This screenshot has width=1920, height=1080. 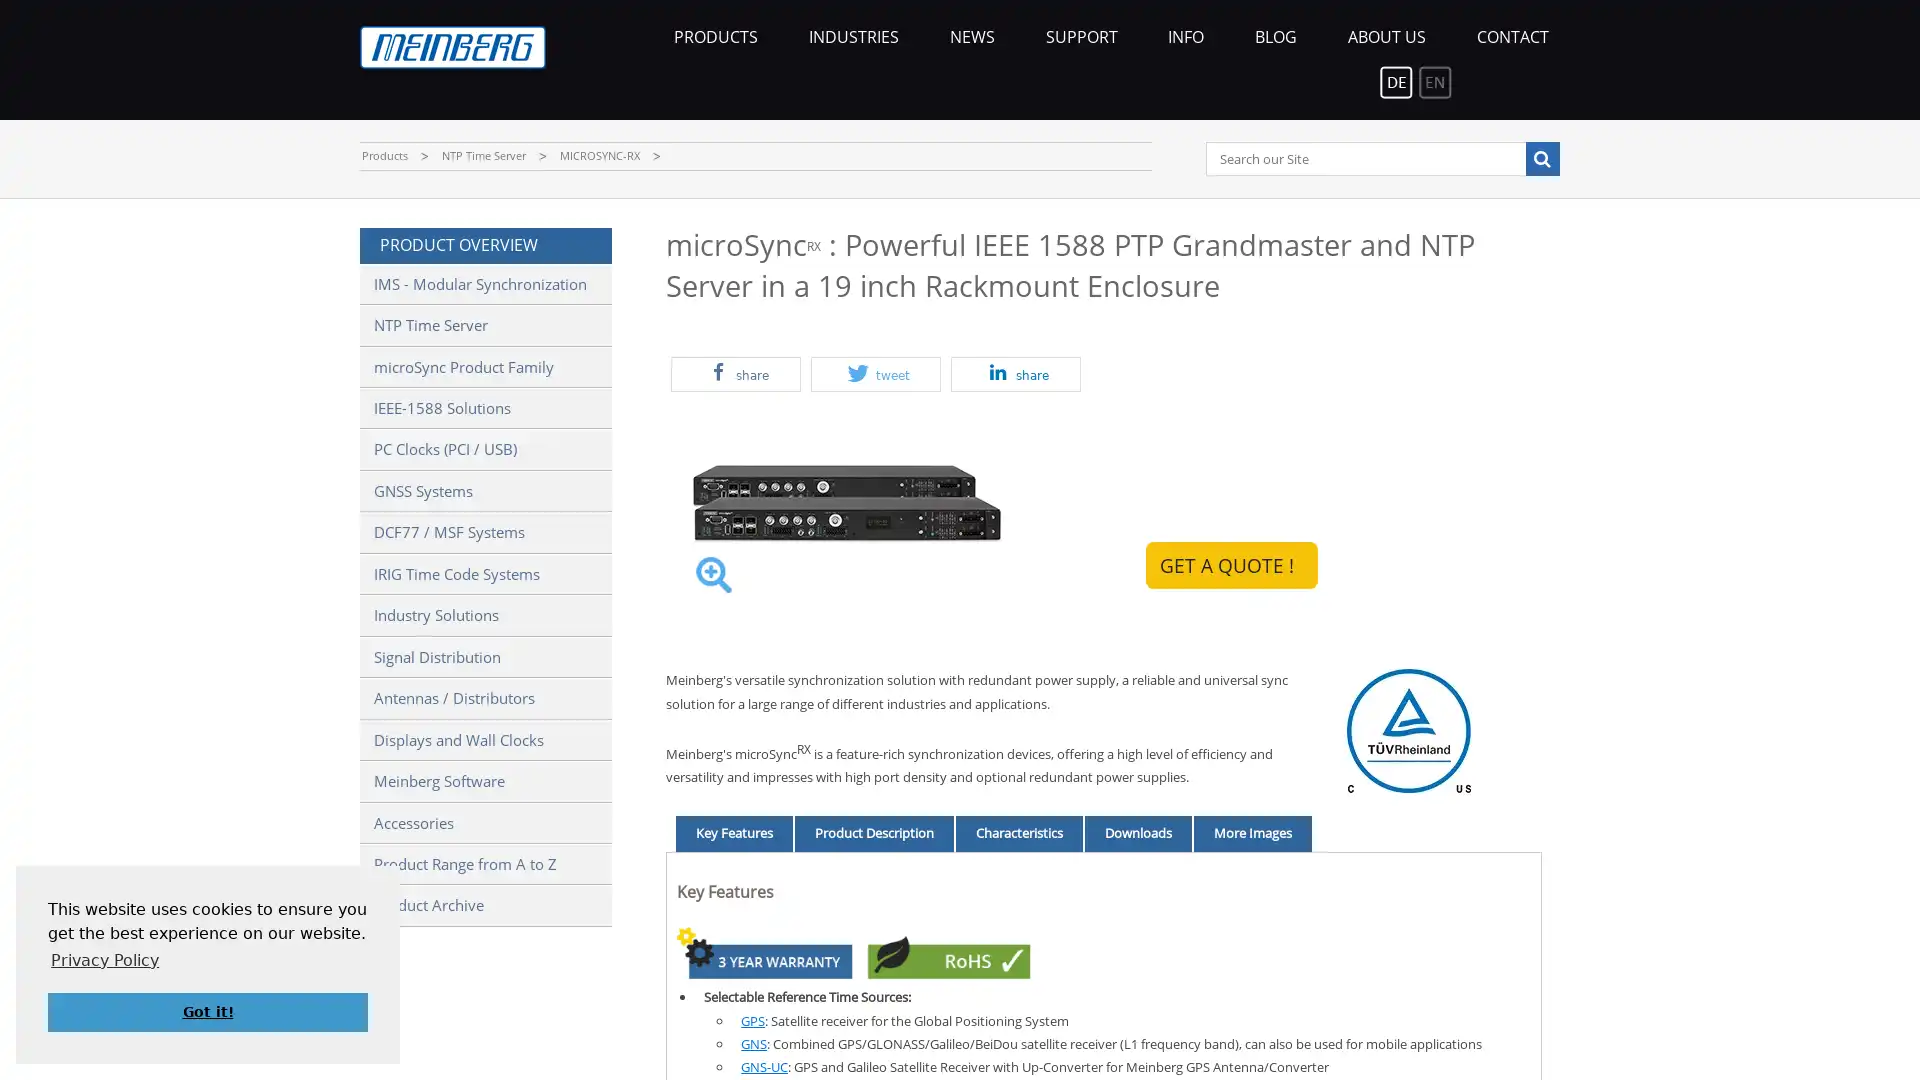 I want to click on Share on Twitter, so click(x=875, y=375).